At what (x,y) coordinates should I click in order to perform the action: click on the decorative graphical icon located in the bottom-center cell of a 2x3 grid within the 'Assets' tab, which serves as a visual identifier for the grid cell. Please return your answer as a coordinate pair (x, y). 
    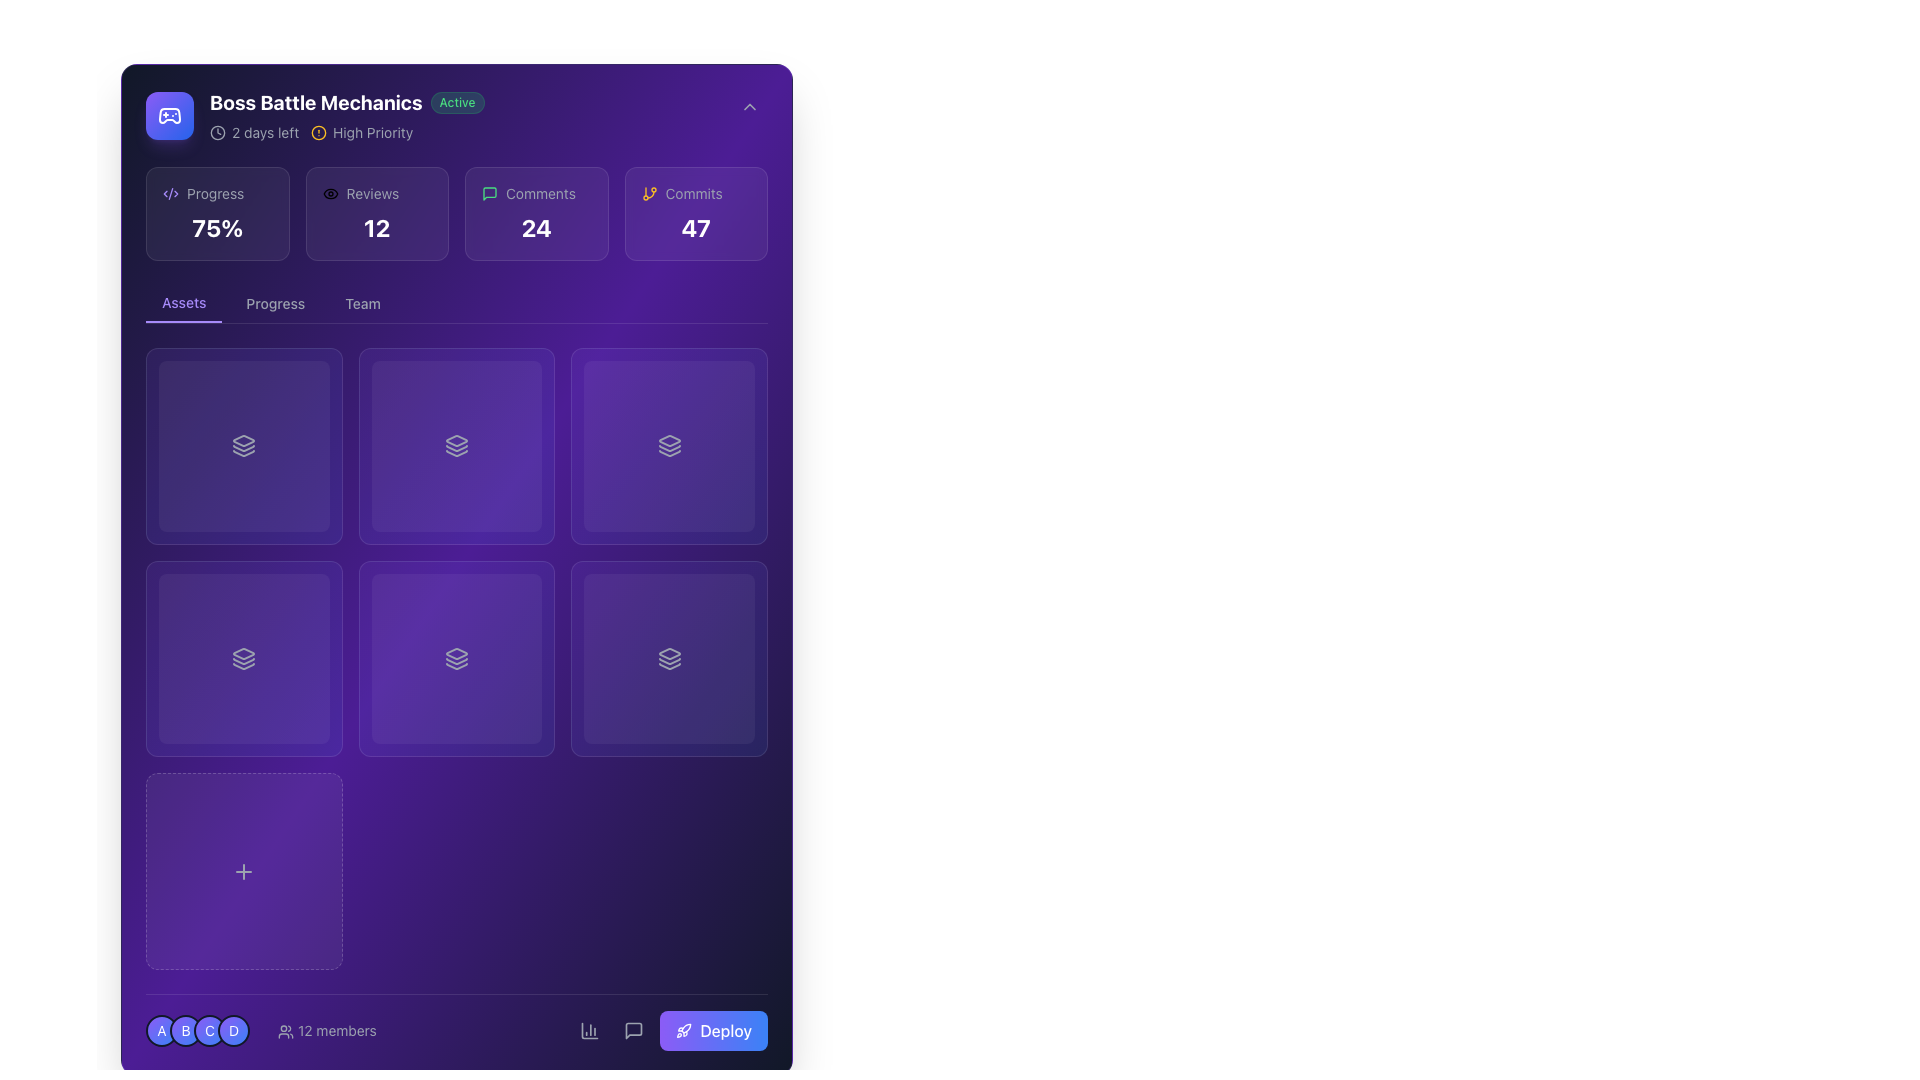
    Looking at the image, I should click on (455, 666).